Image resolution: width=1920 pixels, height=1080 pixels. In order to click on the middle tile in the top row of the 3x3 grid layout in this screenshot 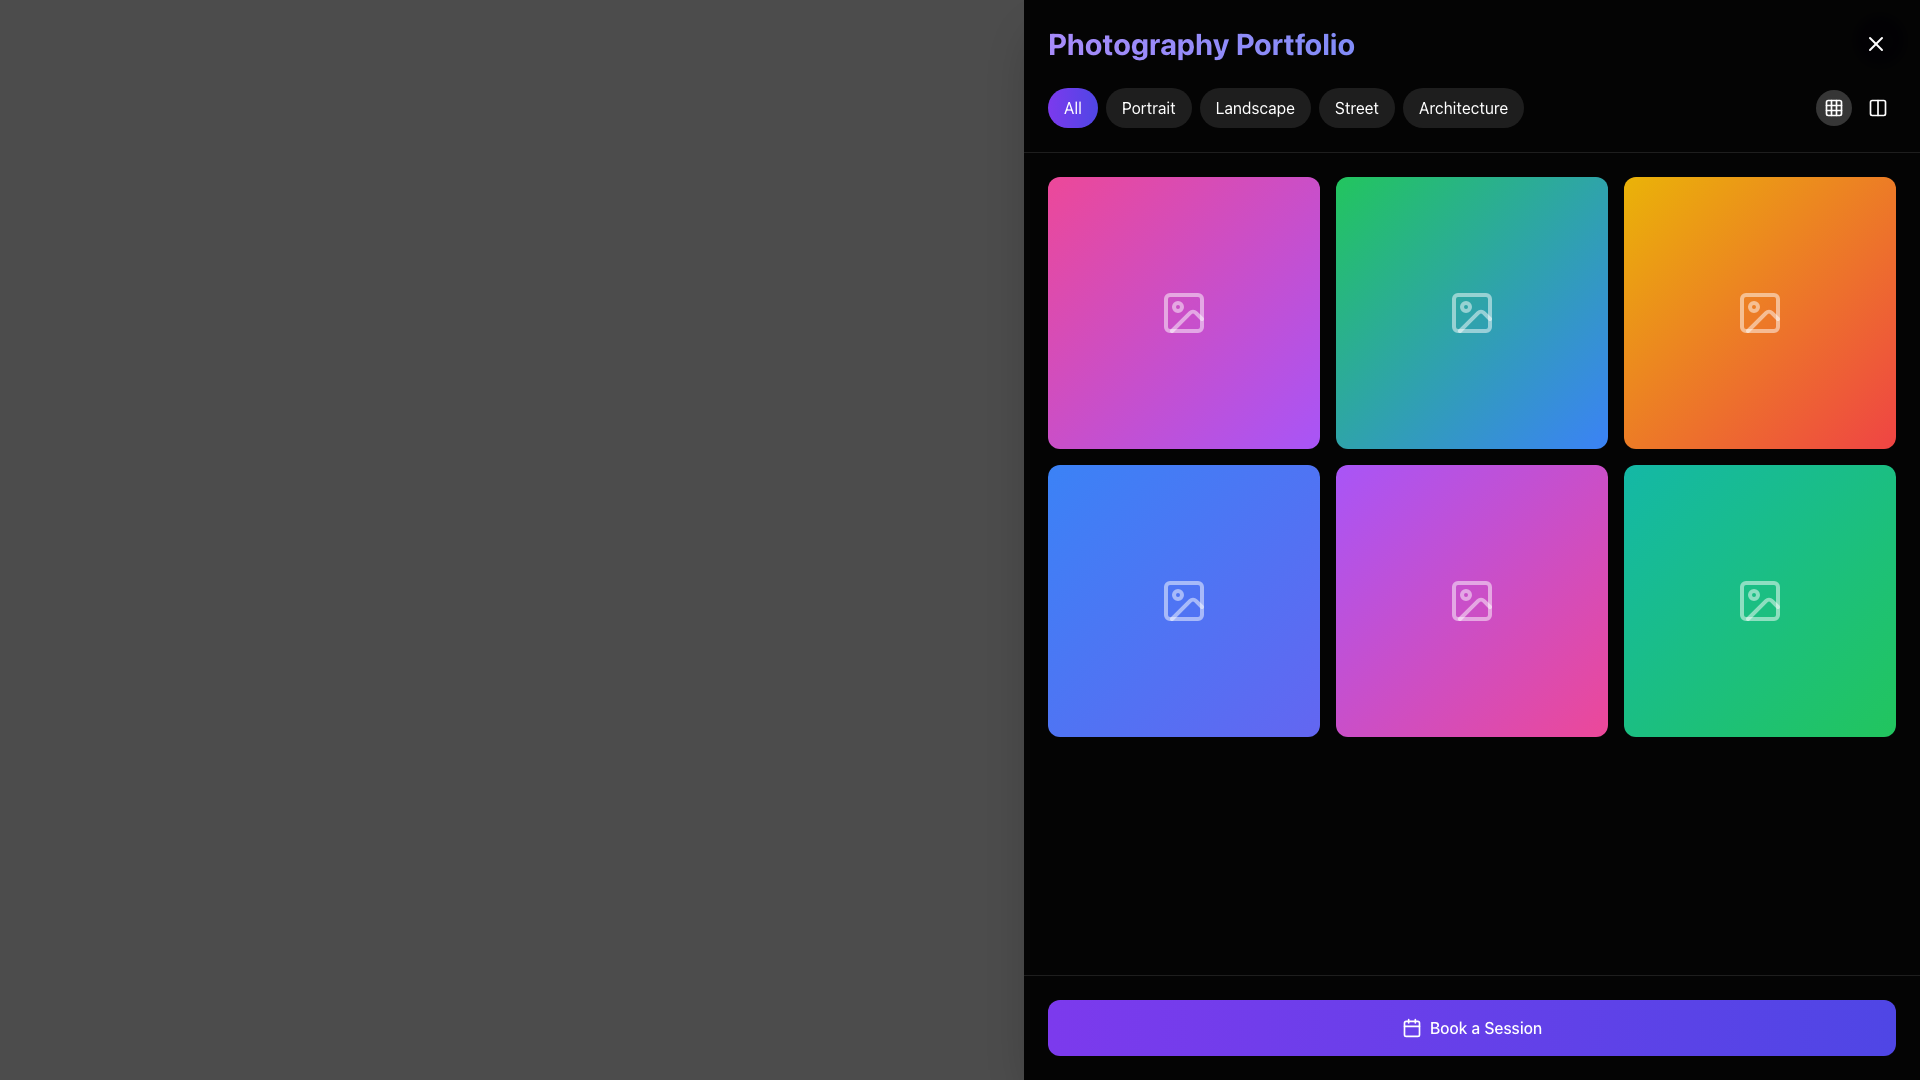, I will do `click(1472, 312)`.